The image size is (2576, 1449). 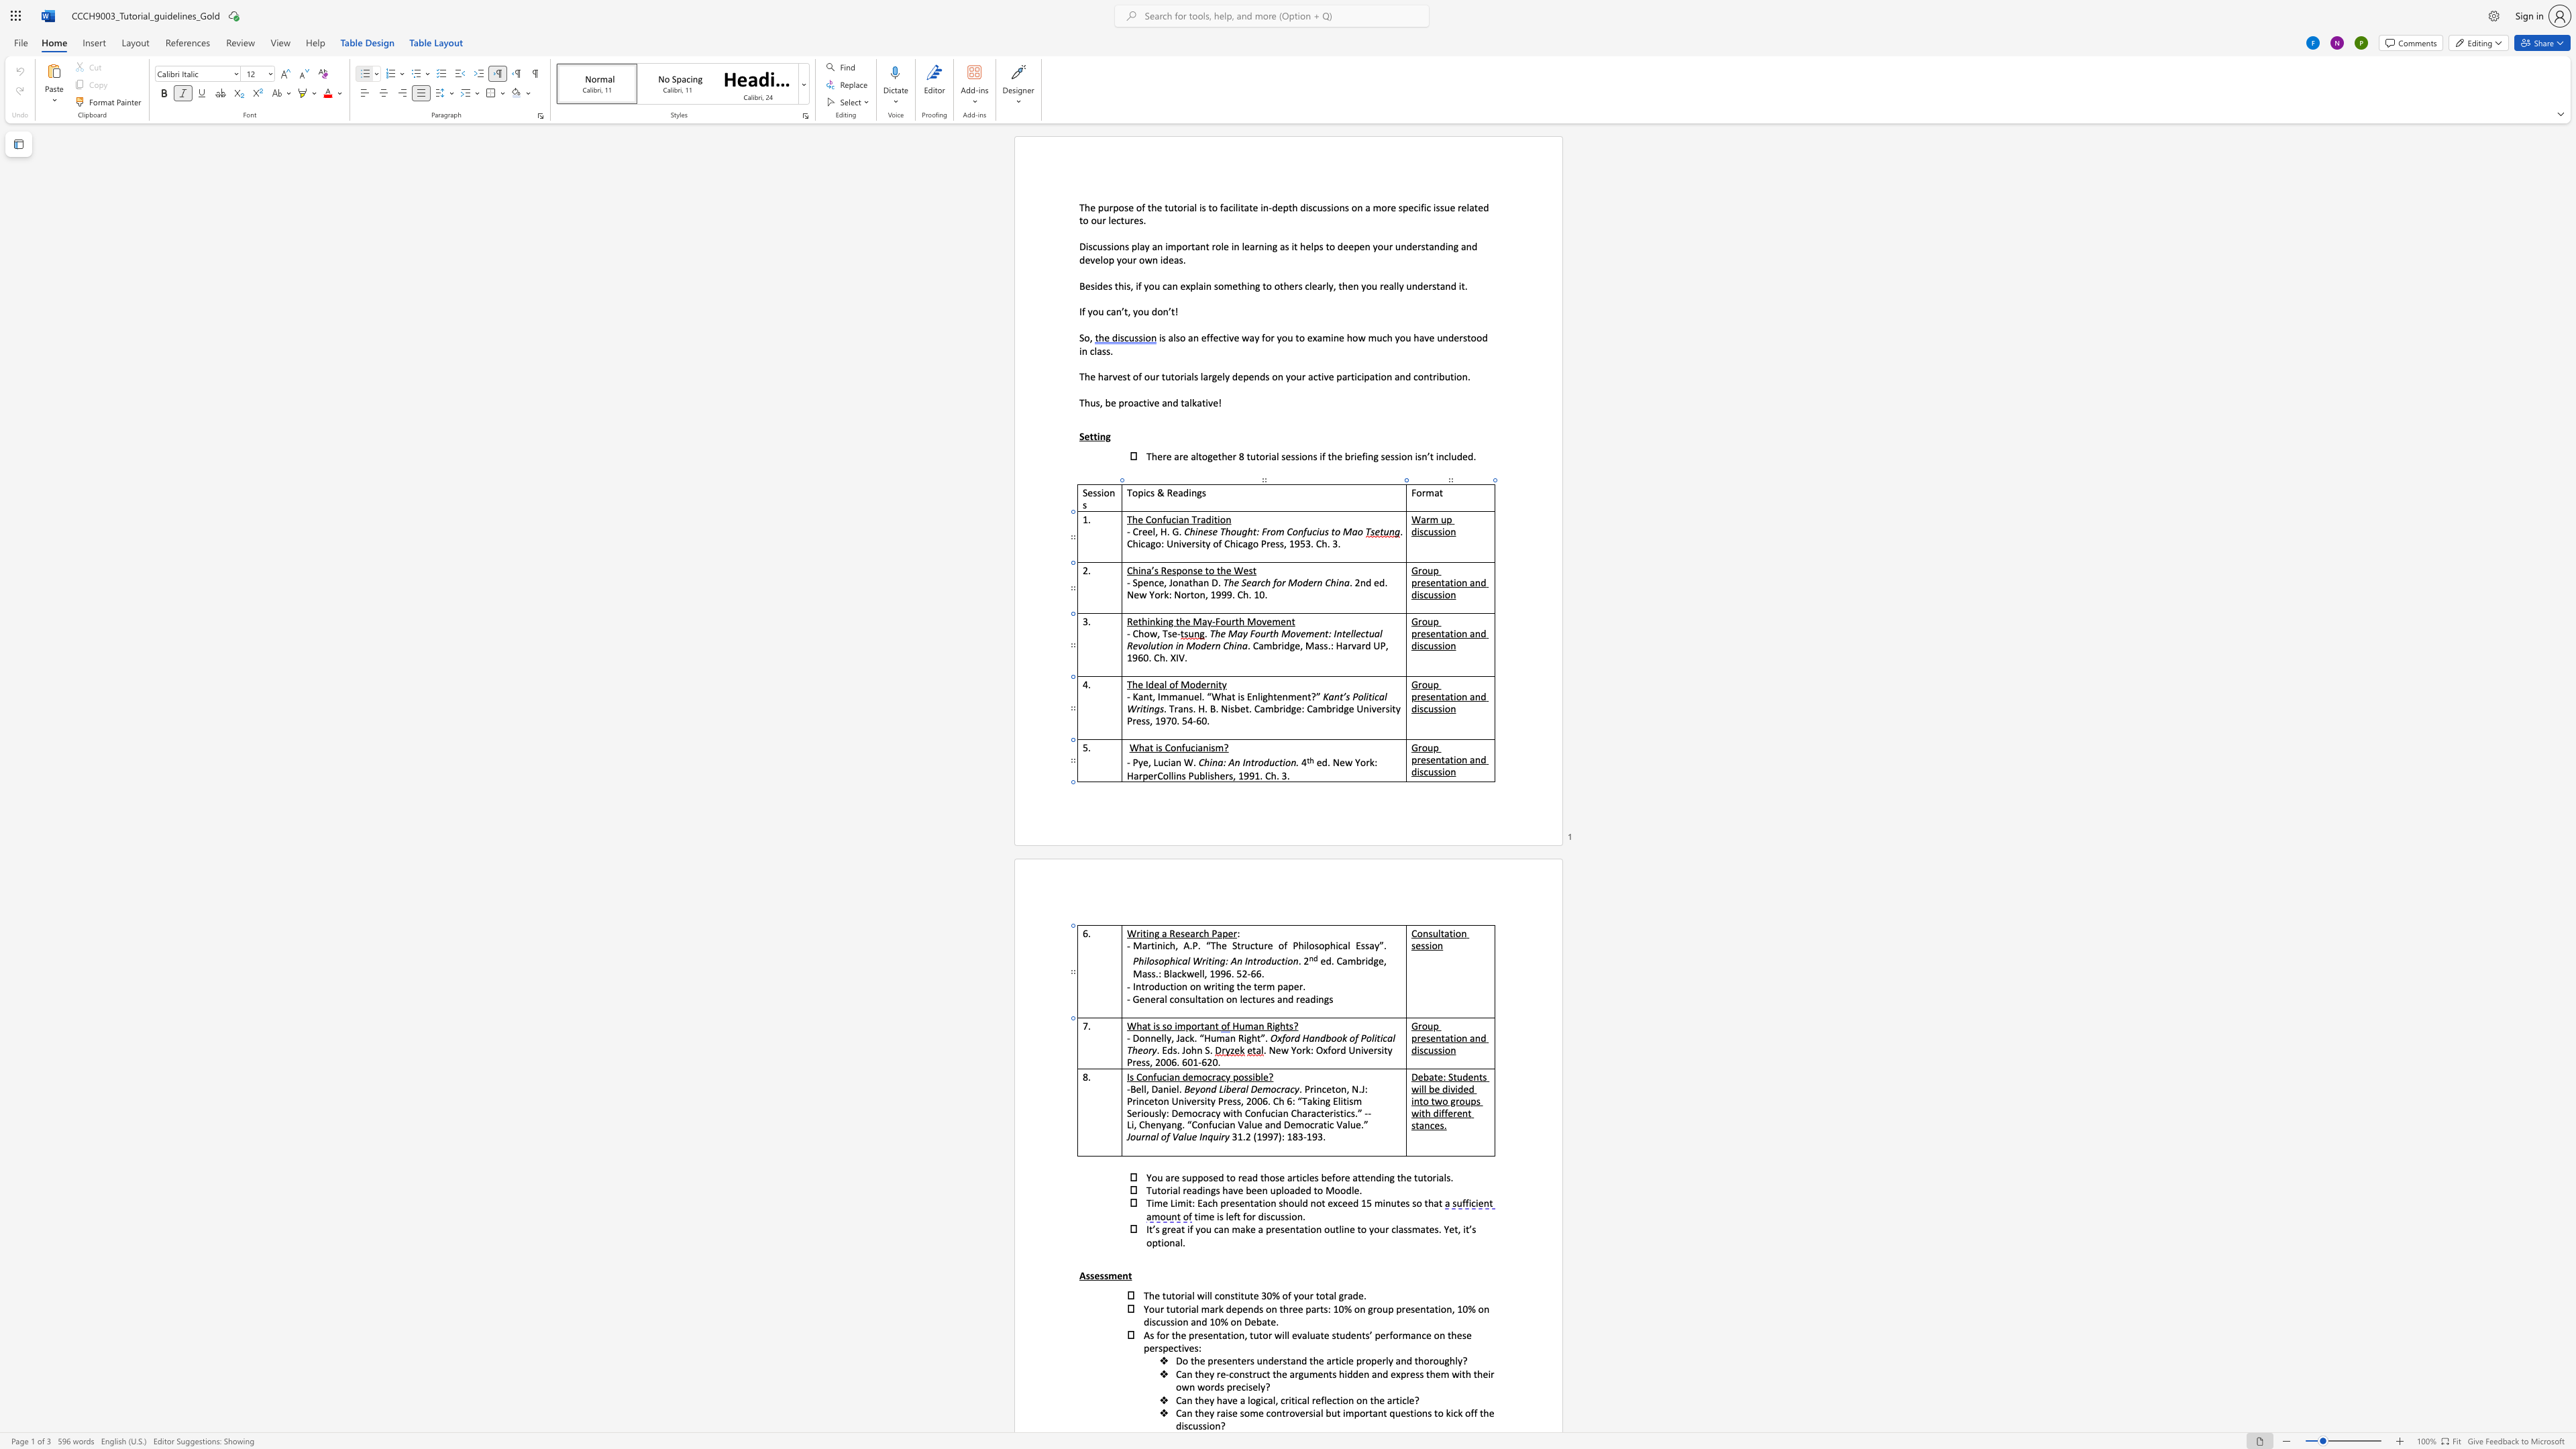 What do you see at coordinates (1320, 998) in the screenshot?
I see `the 6th character "n" in the text` at bounding box center [1320, 998].